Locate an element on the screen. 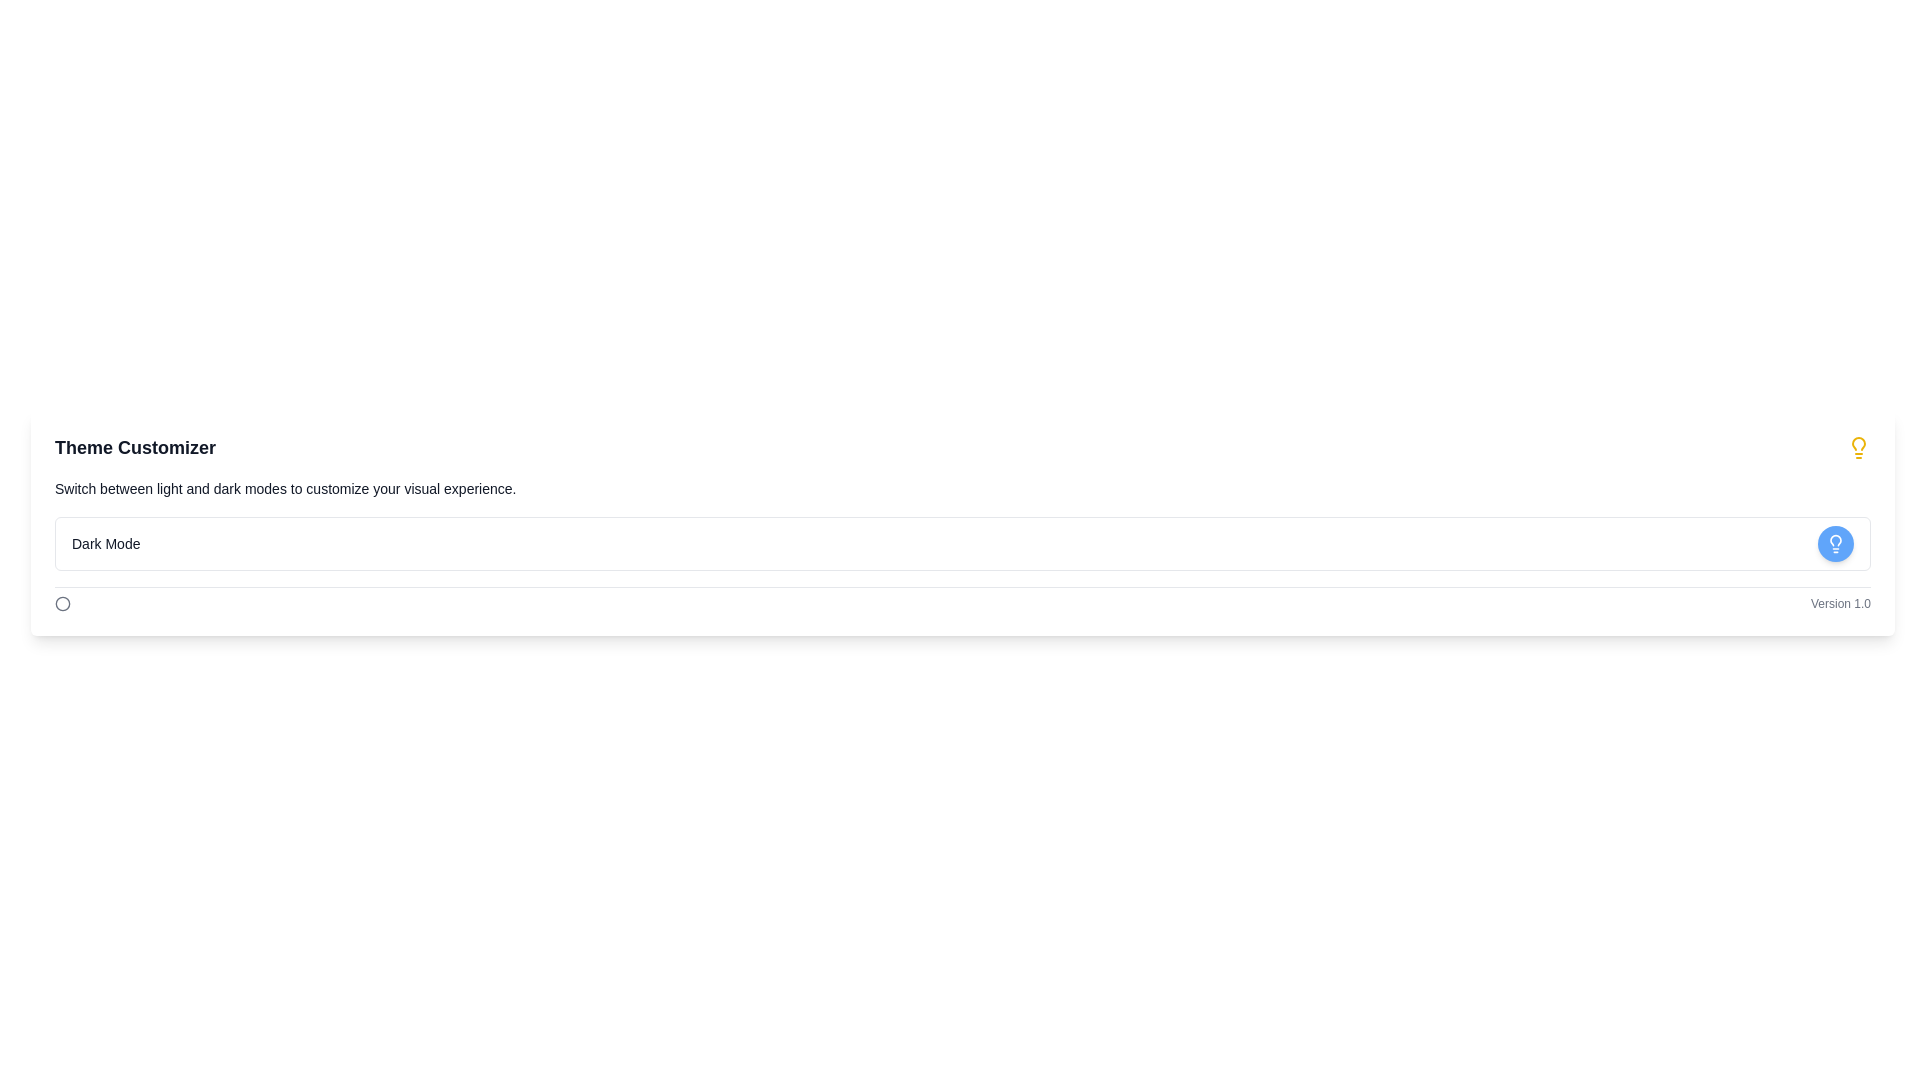 The image size is (1920, 1080). circular icon located at the far left of the element cluster in the footer section, which is adjacent to the 'Version 1.0' label is located at coordinates (62, 602).